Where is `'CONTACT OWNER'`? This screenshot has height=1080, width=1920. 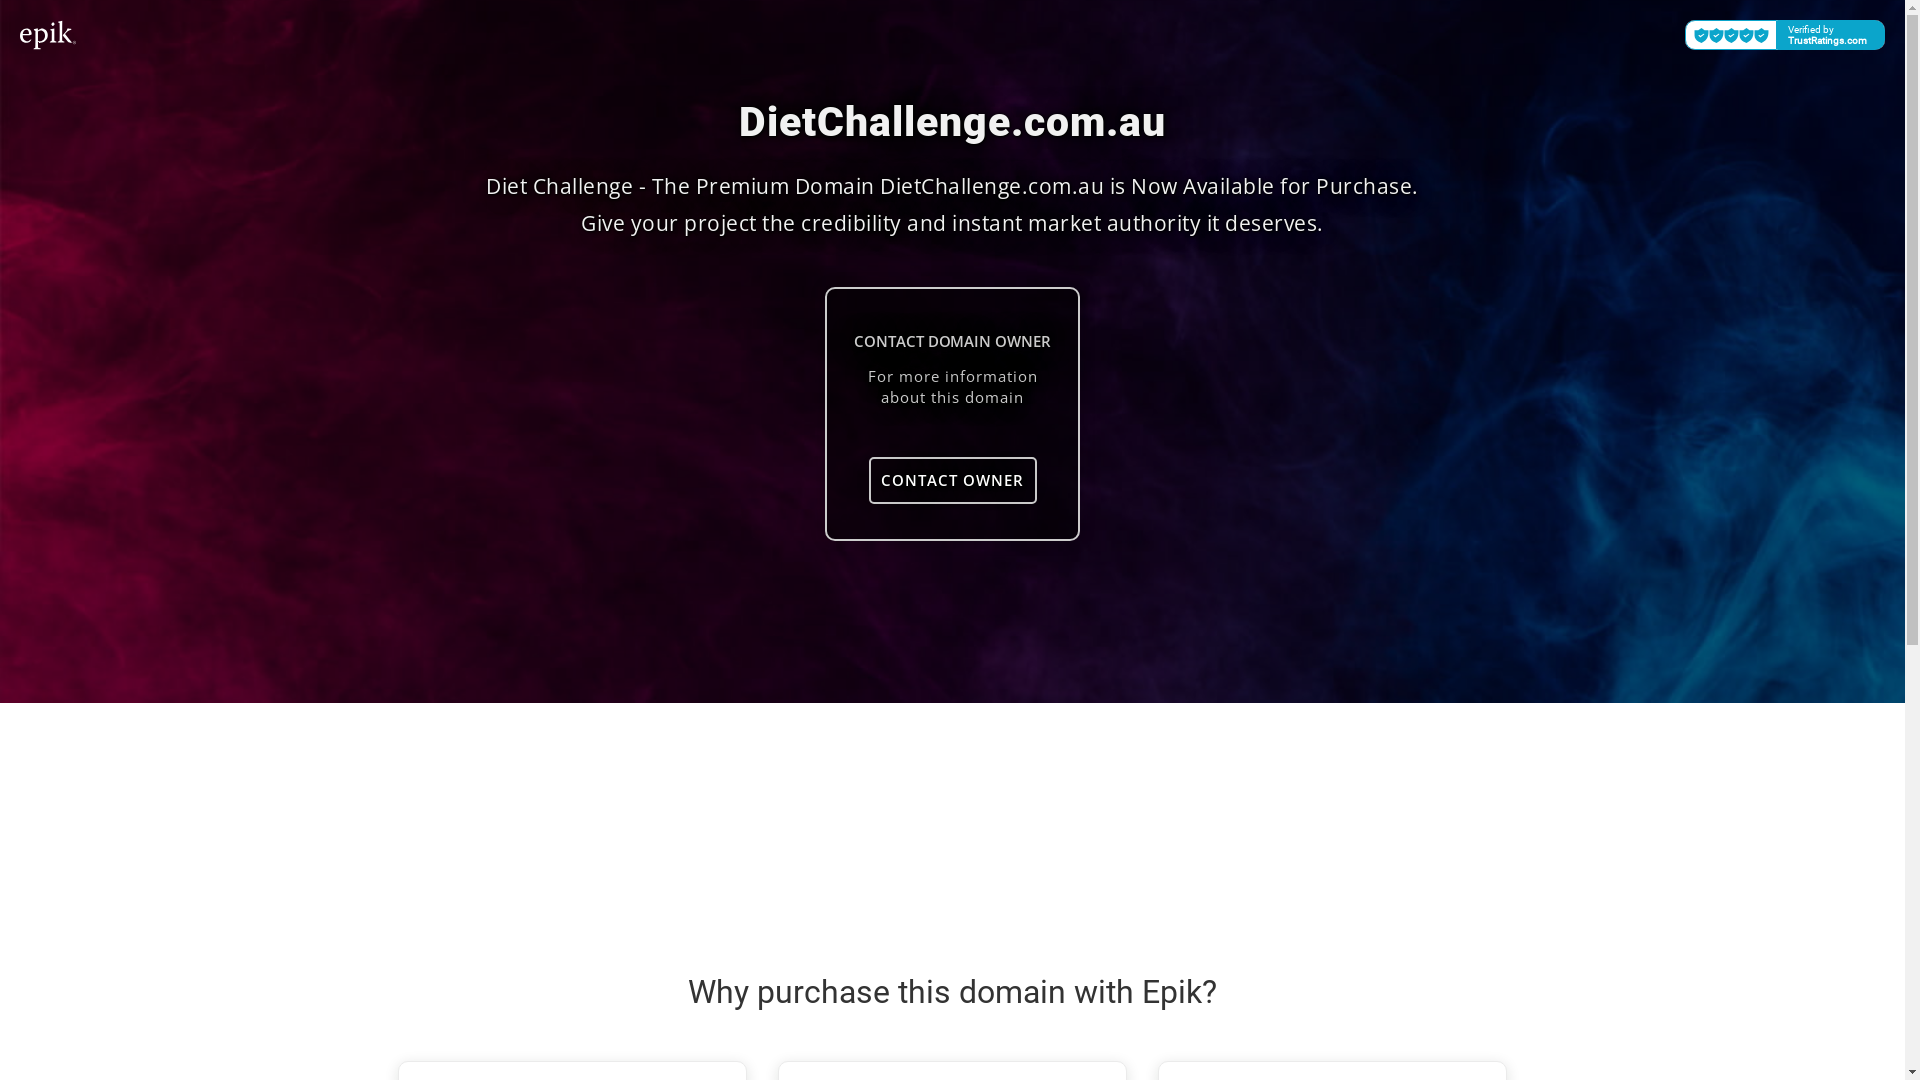 'CONTACT OWNER' is located at coordinates (950, 480).